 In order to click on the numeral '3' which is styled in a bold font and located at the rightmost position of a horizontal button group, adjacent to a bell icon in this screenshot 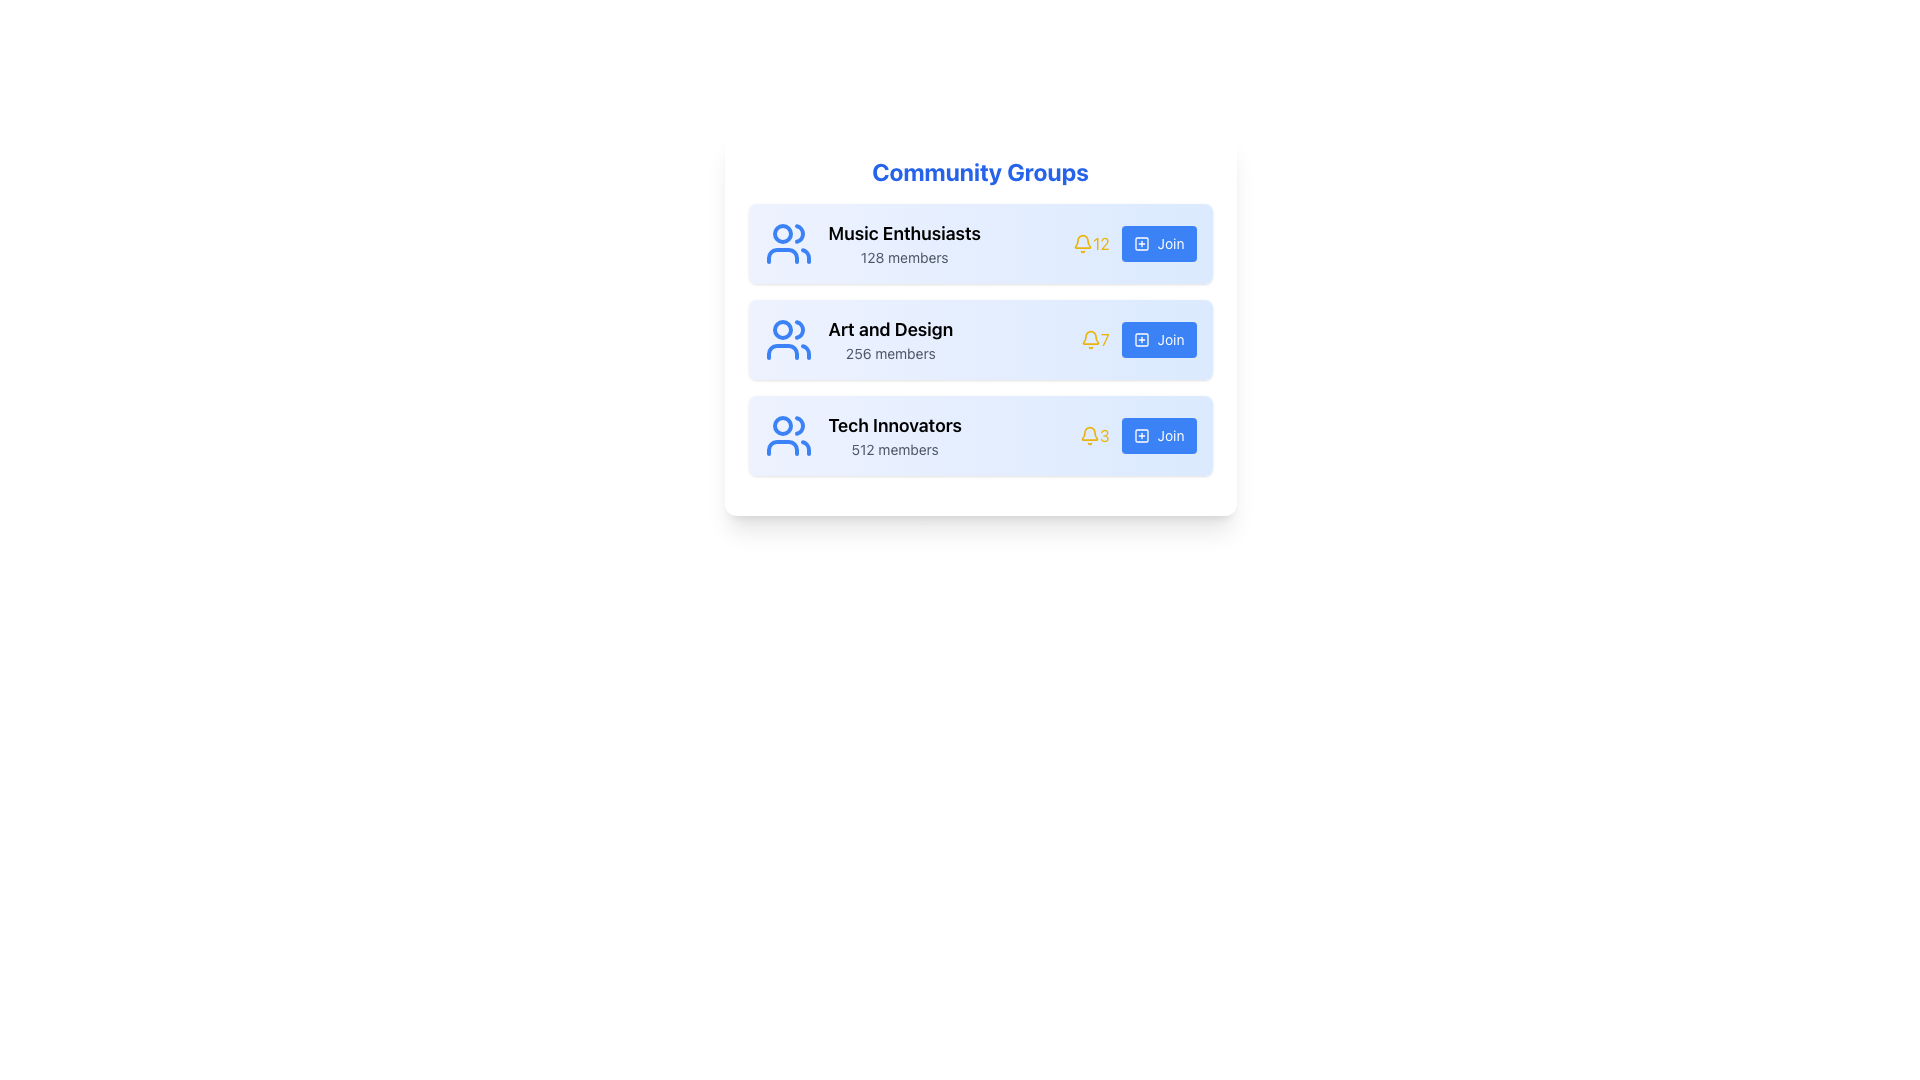, I will do `click(1103, 434)`.